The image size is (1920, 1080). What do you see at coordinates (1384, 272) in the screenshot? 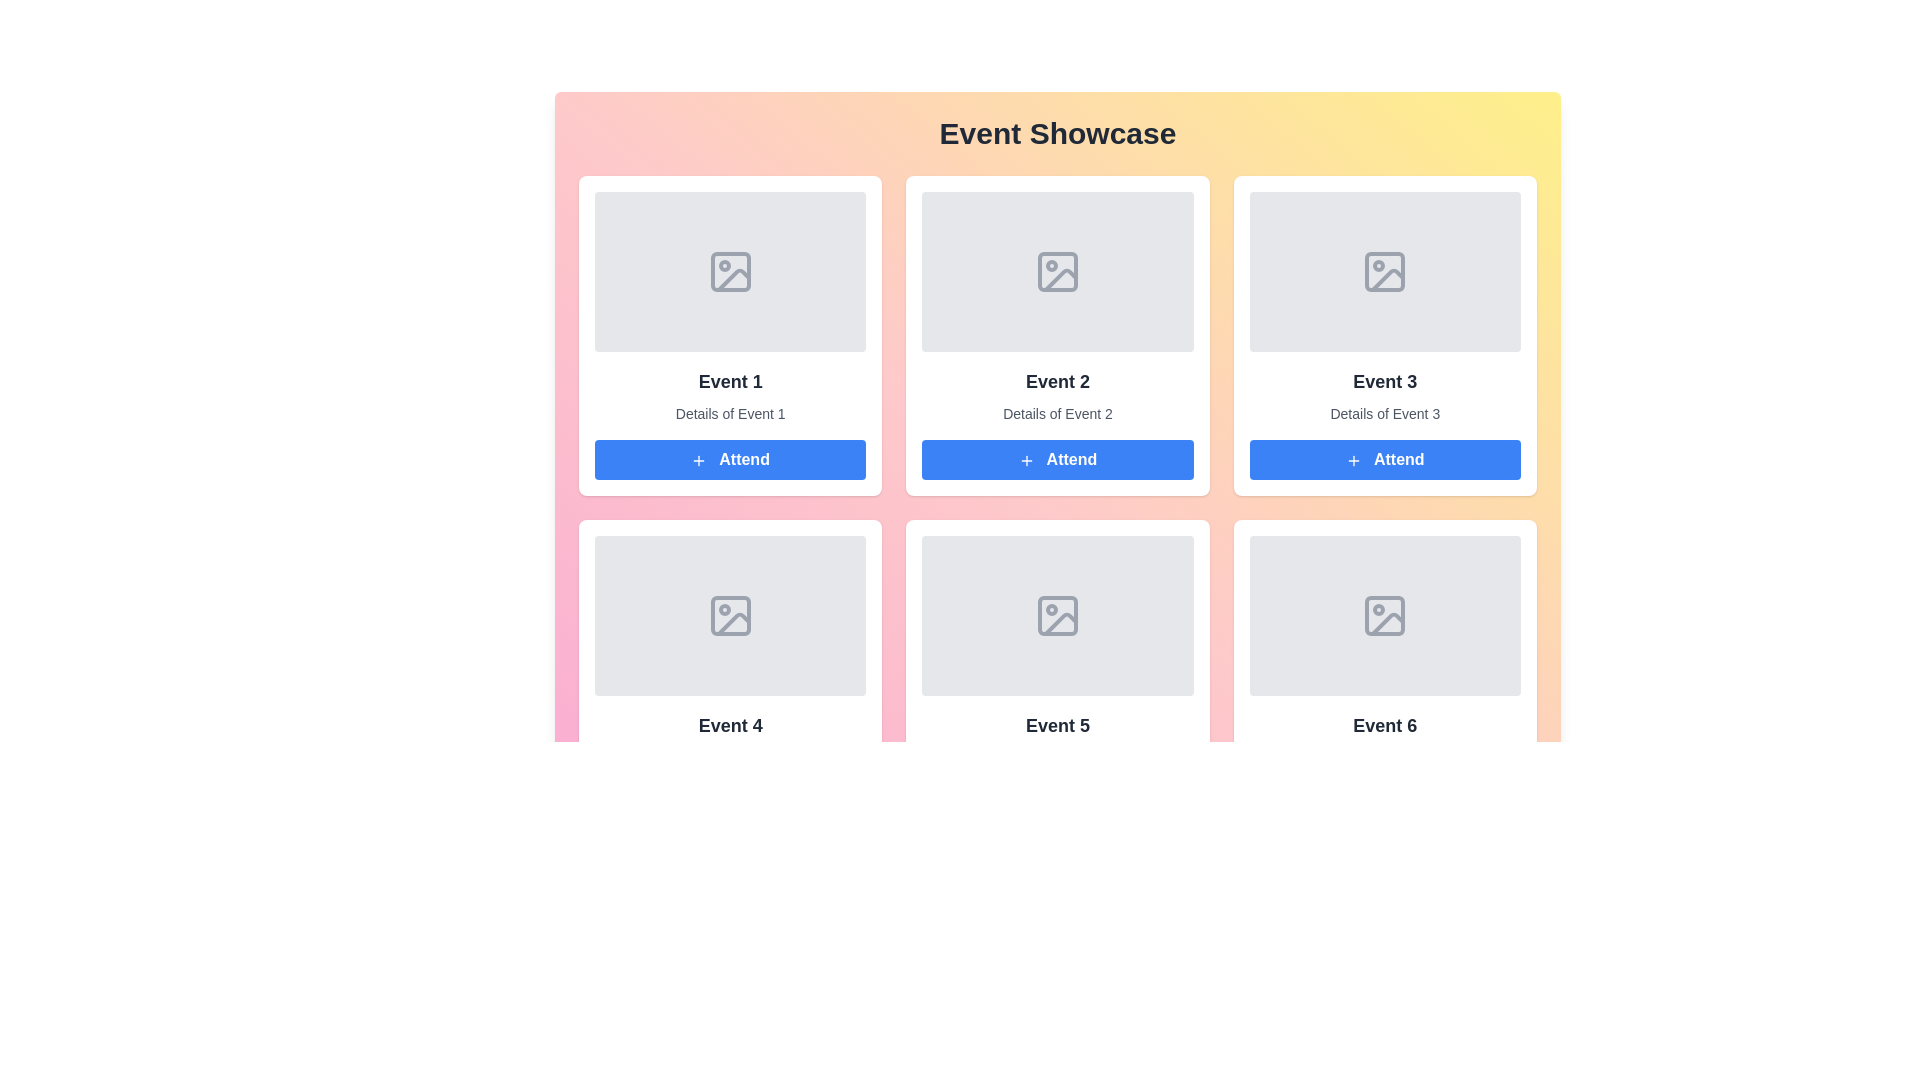
I see `the SVG icon representing an image placeholder, located at the center of the third card in the top row of the grid layout` at bounding box center [1384, 272].